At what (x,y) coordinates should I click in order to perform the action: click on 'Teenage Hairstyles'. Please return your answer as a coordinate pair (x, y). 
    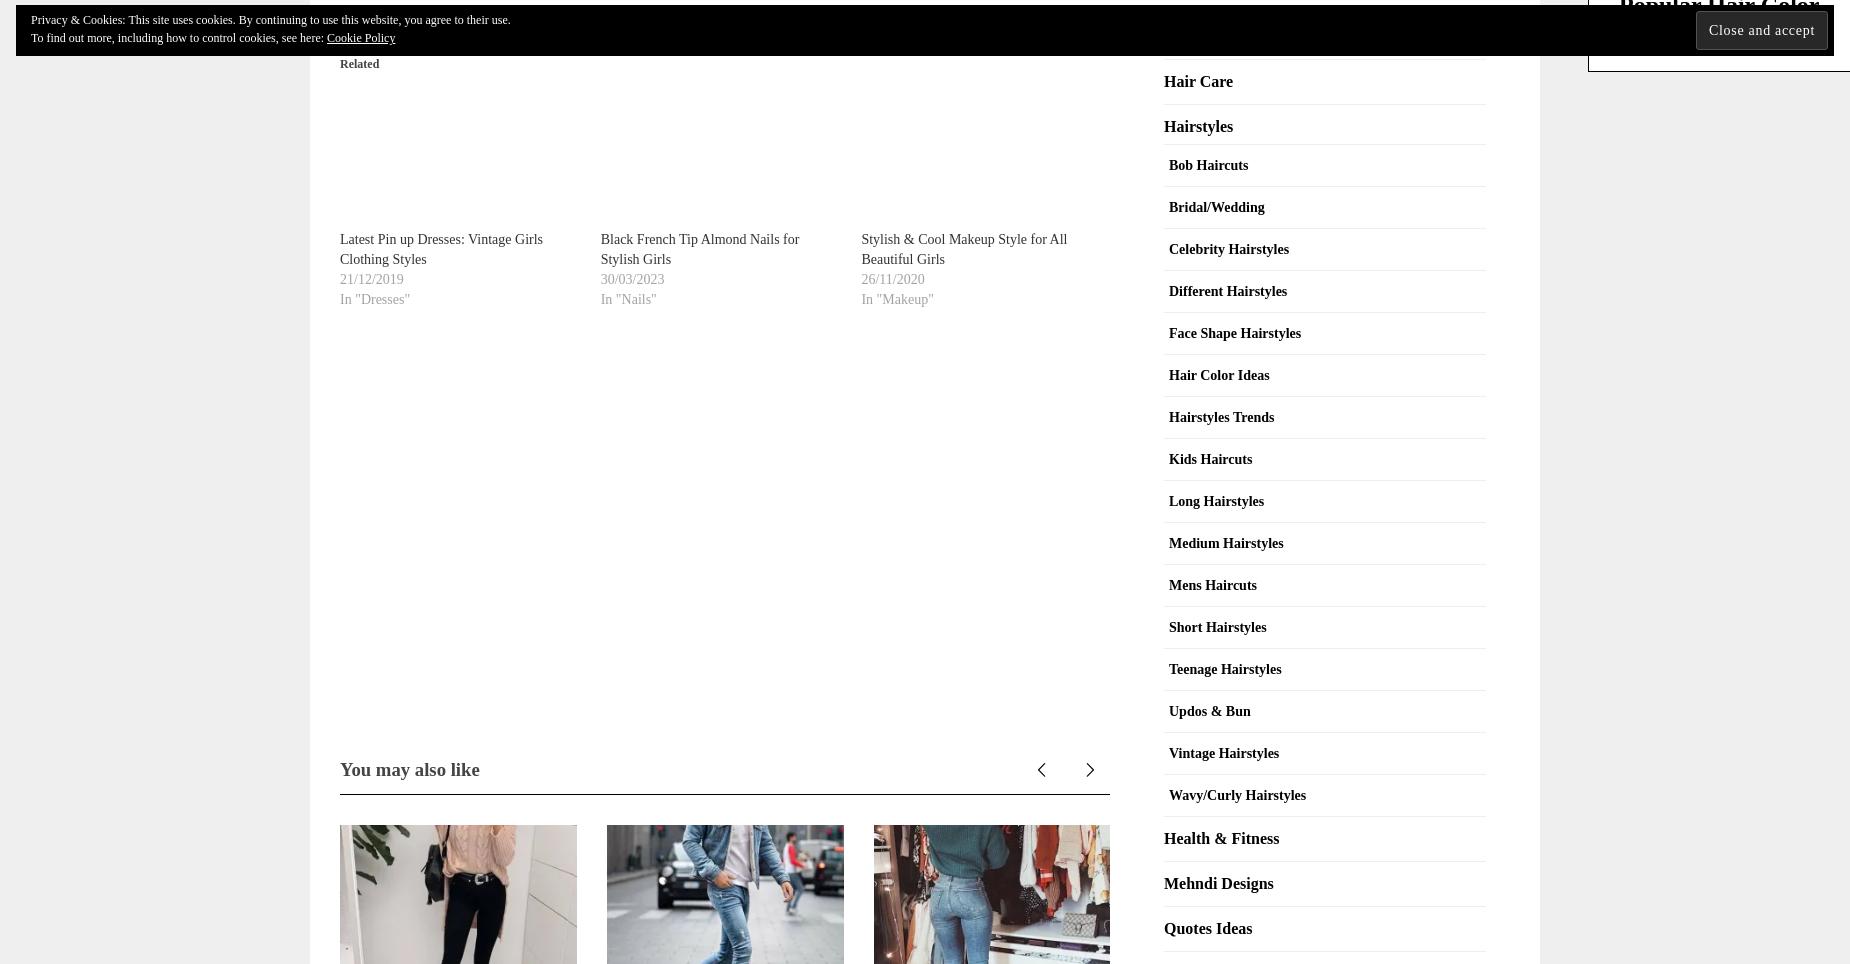
    Looking at the image, I should click on (1224, 667).